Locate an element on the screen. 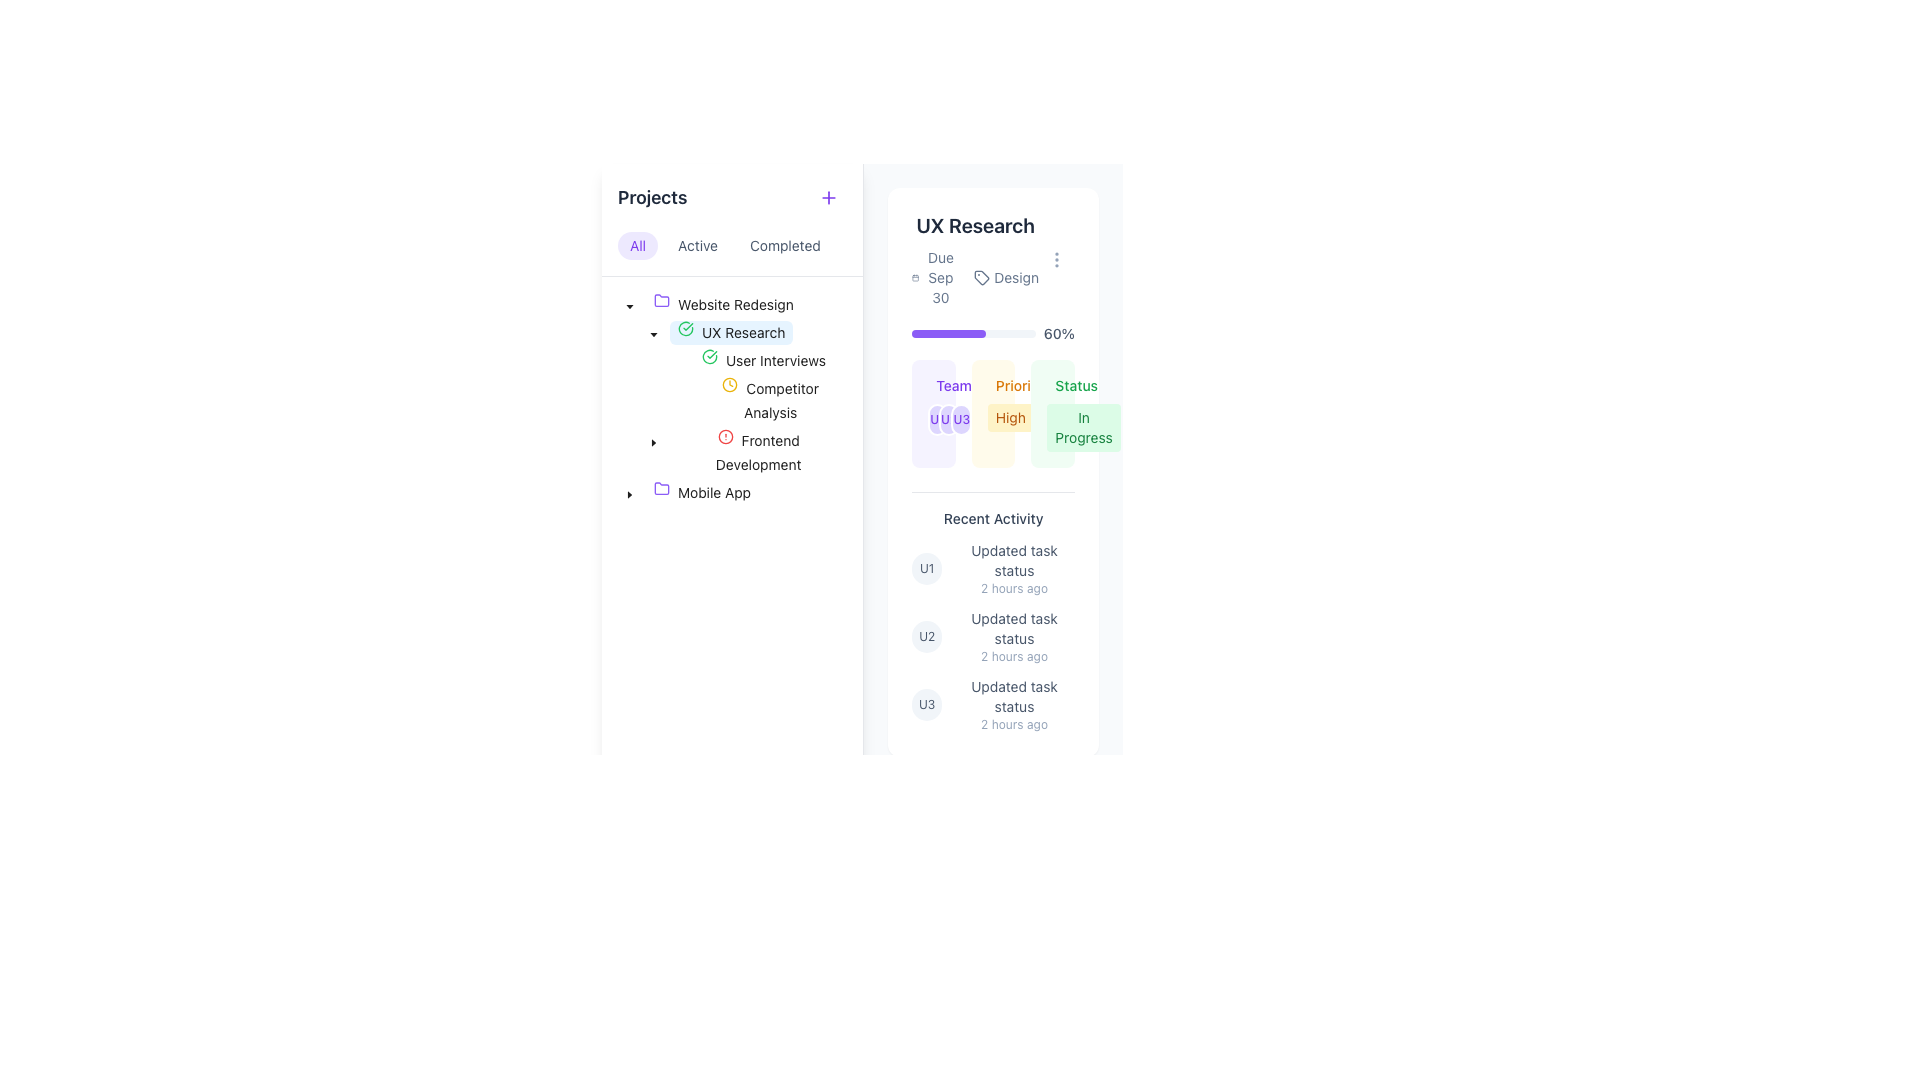 The image size is (1920, 1080). the static text header element displaying 'UX Research', which is positioned at the top of the panel containing project task details is located at coordinates (975, 225).